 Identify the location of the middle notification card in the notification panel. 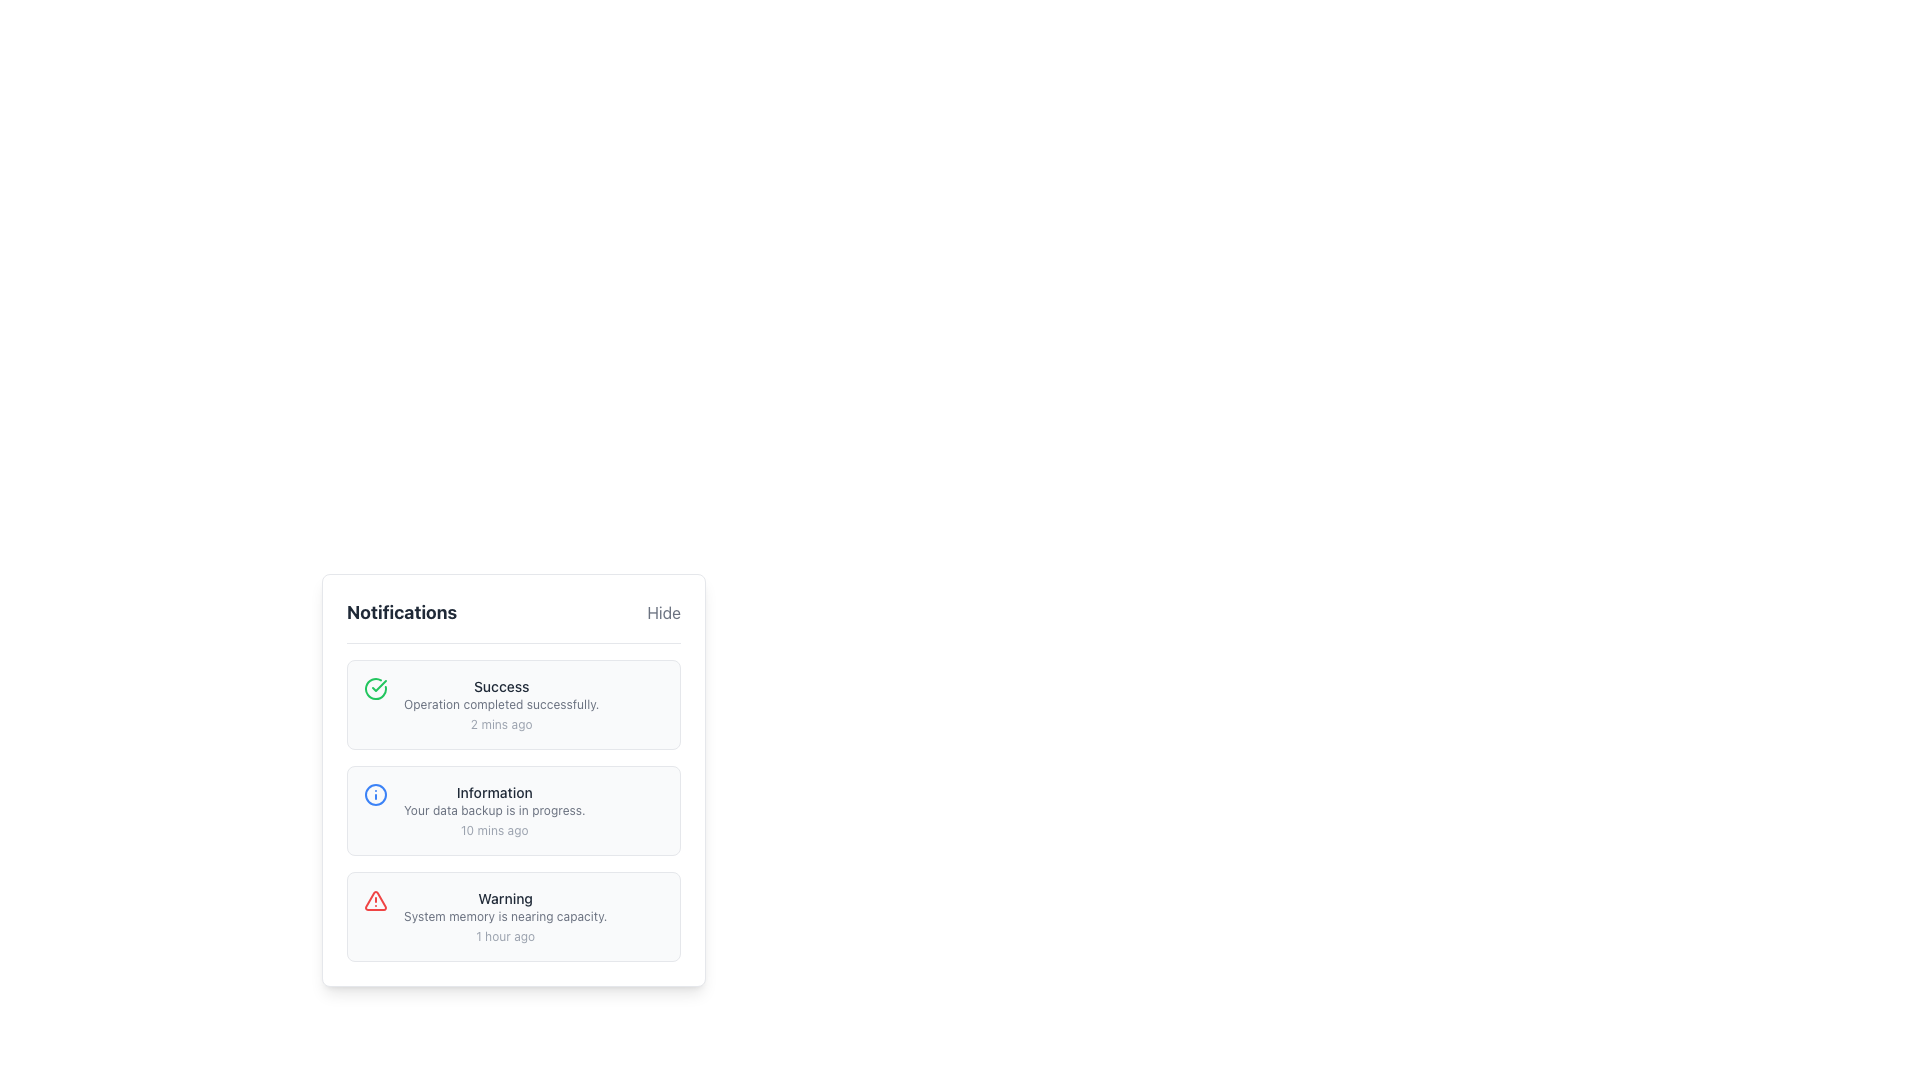
(494, 810).